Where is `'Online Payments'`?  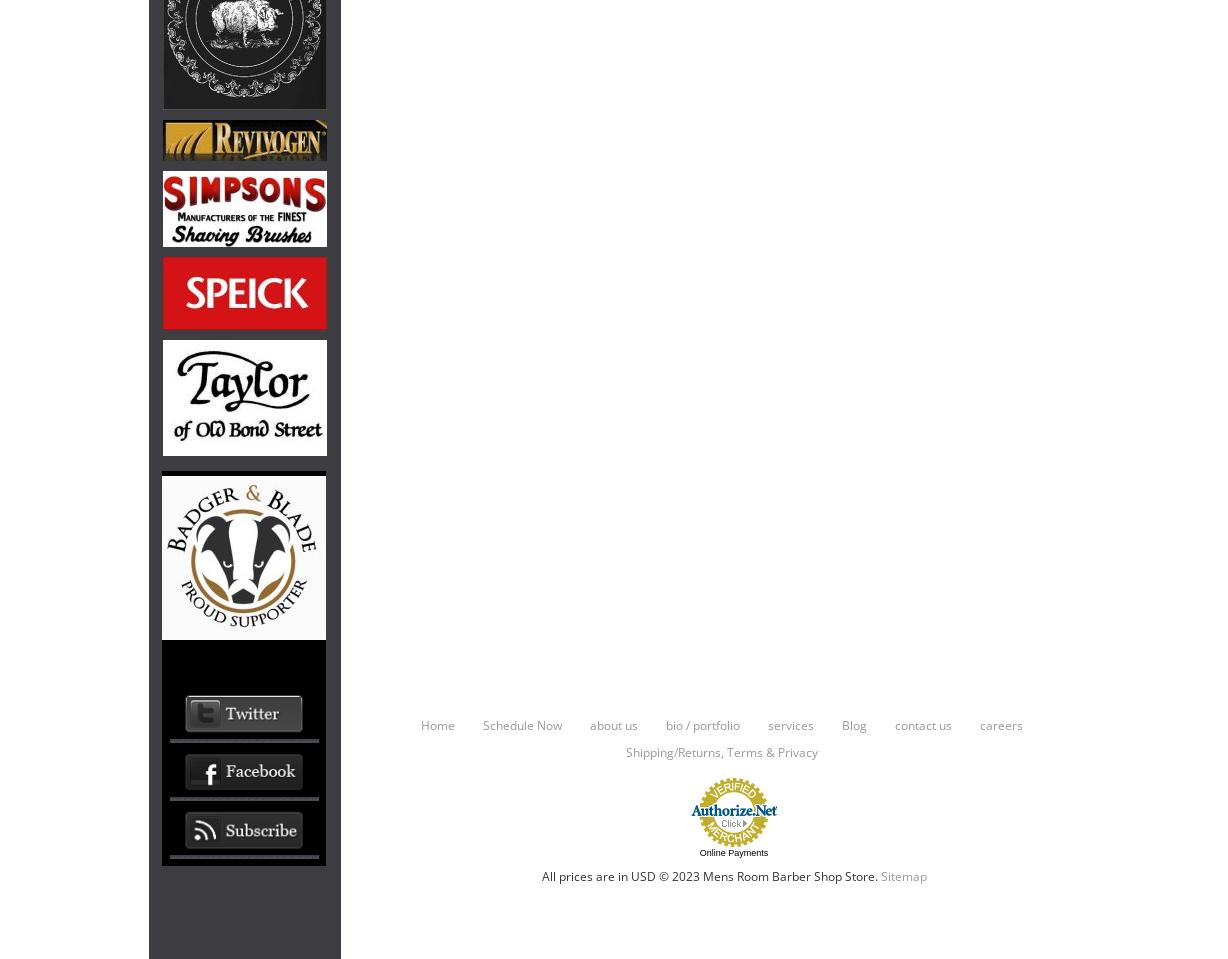
'Online Payments' is located at coordinates (733, 852).